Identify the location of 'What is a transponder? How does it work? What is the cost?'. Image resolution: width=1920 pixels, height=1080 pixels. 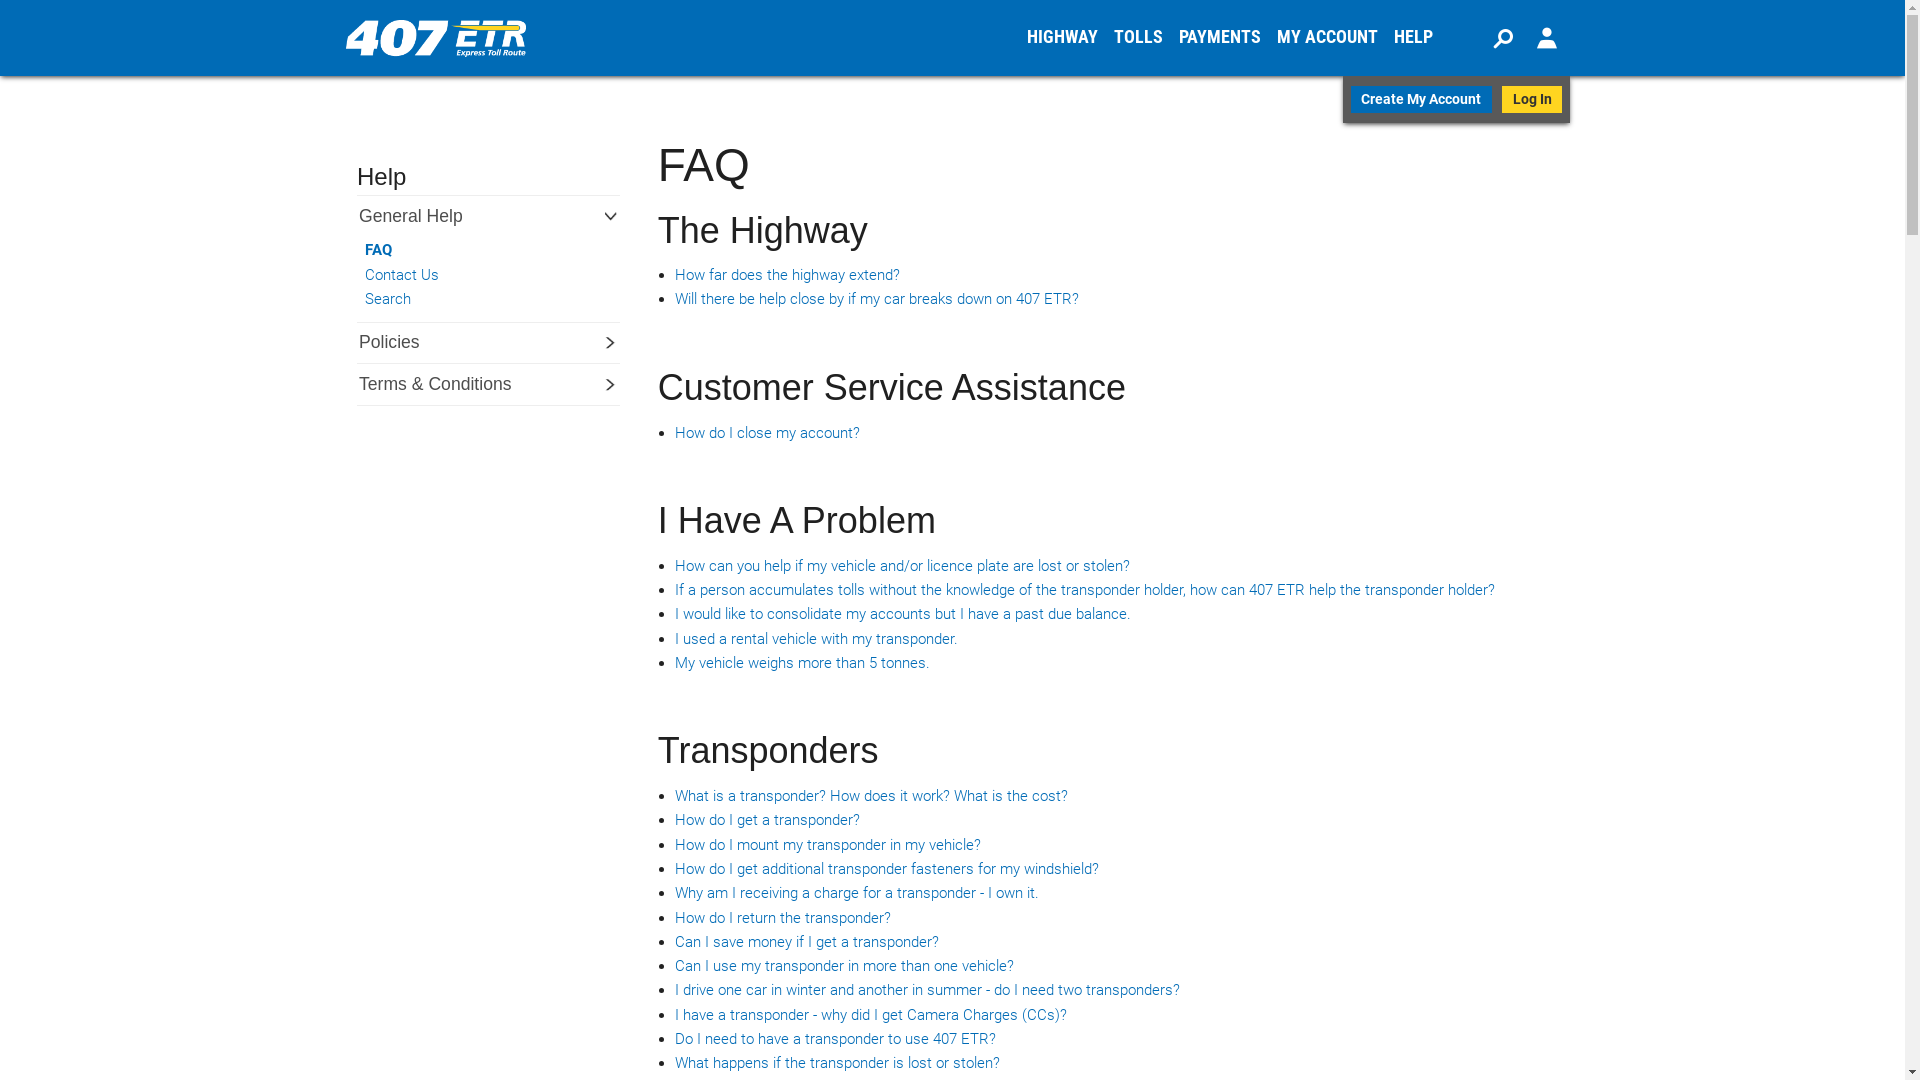
(871, 794).